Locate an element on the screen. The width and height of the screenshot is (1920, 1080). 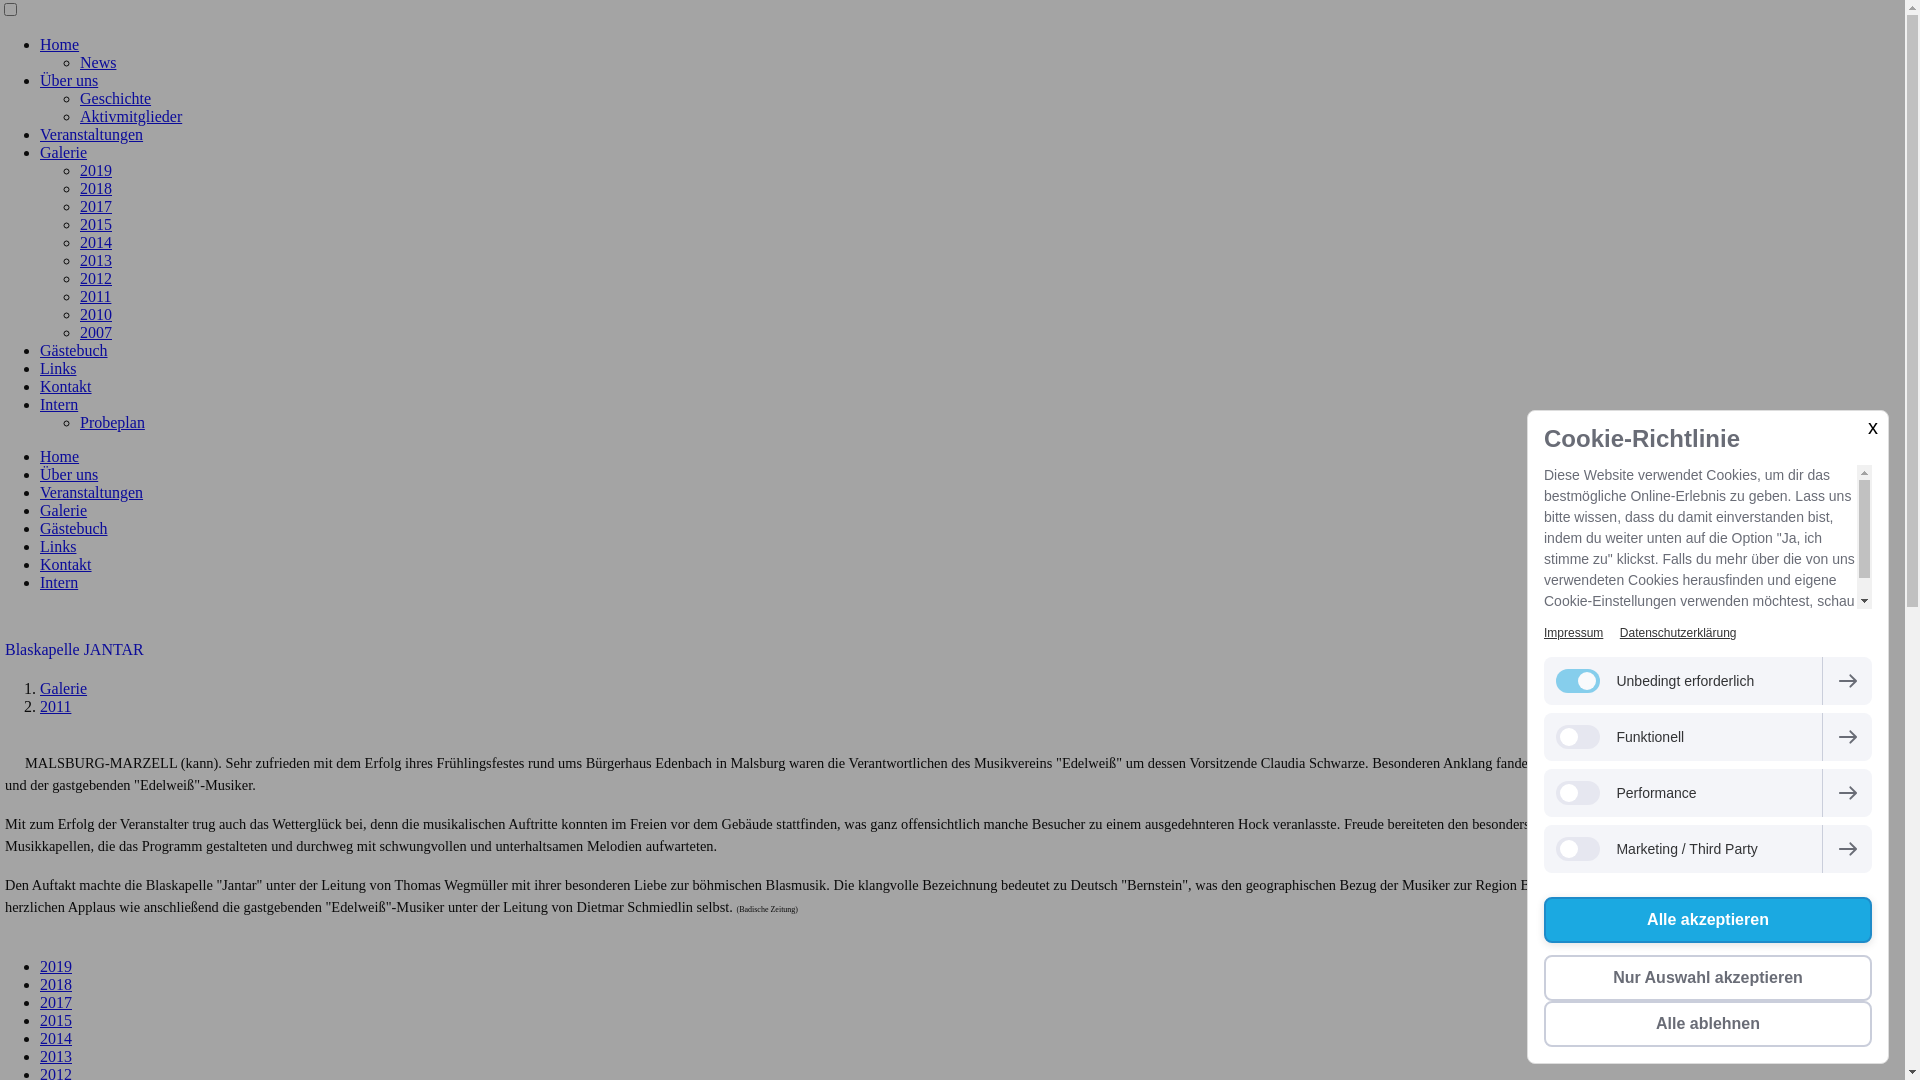
'Aktivmitglieder' is located at coordinates (129, 116).